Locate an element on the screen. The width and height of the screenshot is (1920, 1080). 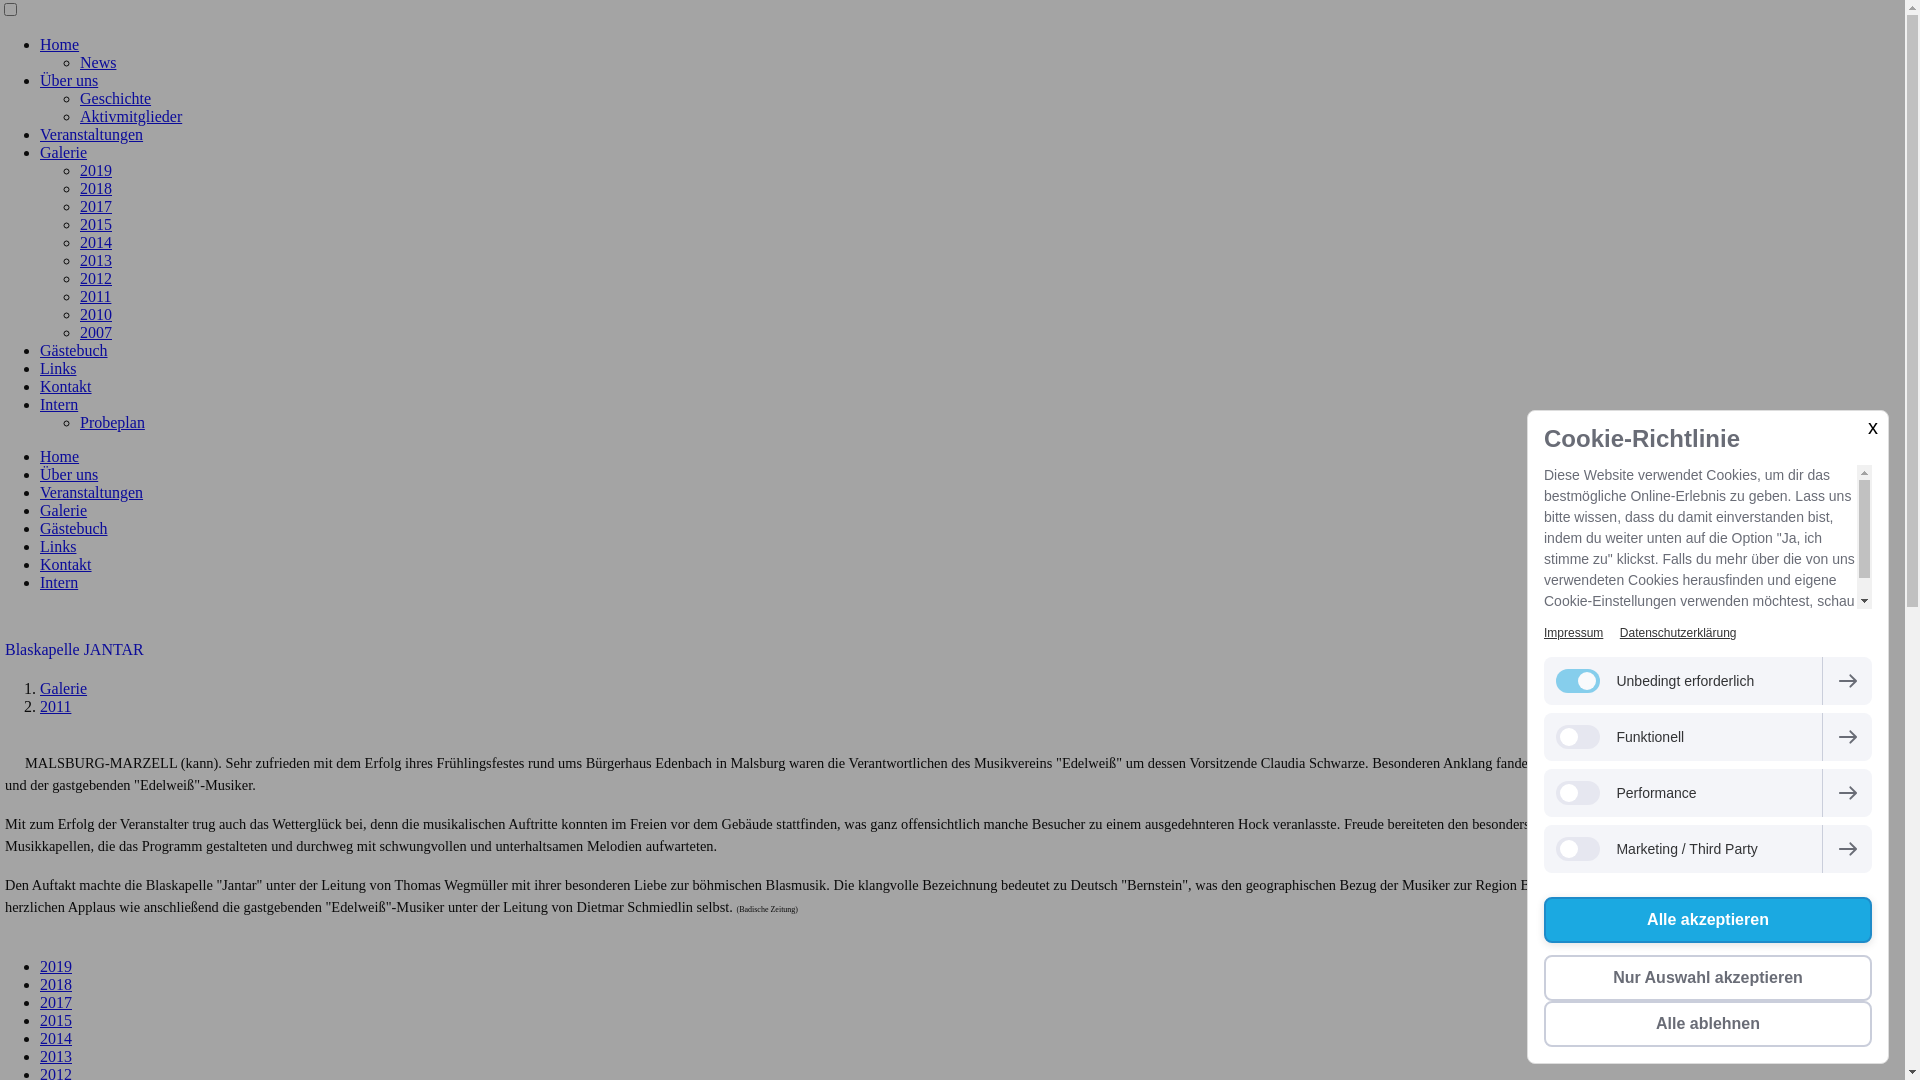
'Aktivmitglieder' is located at coordinates (129, 116).